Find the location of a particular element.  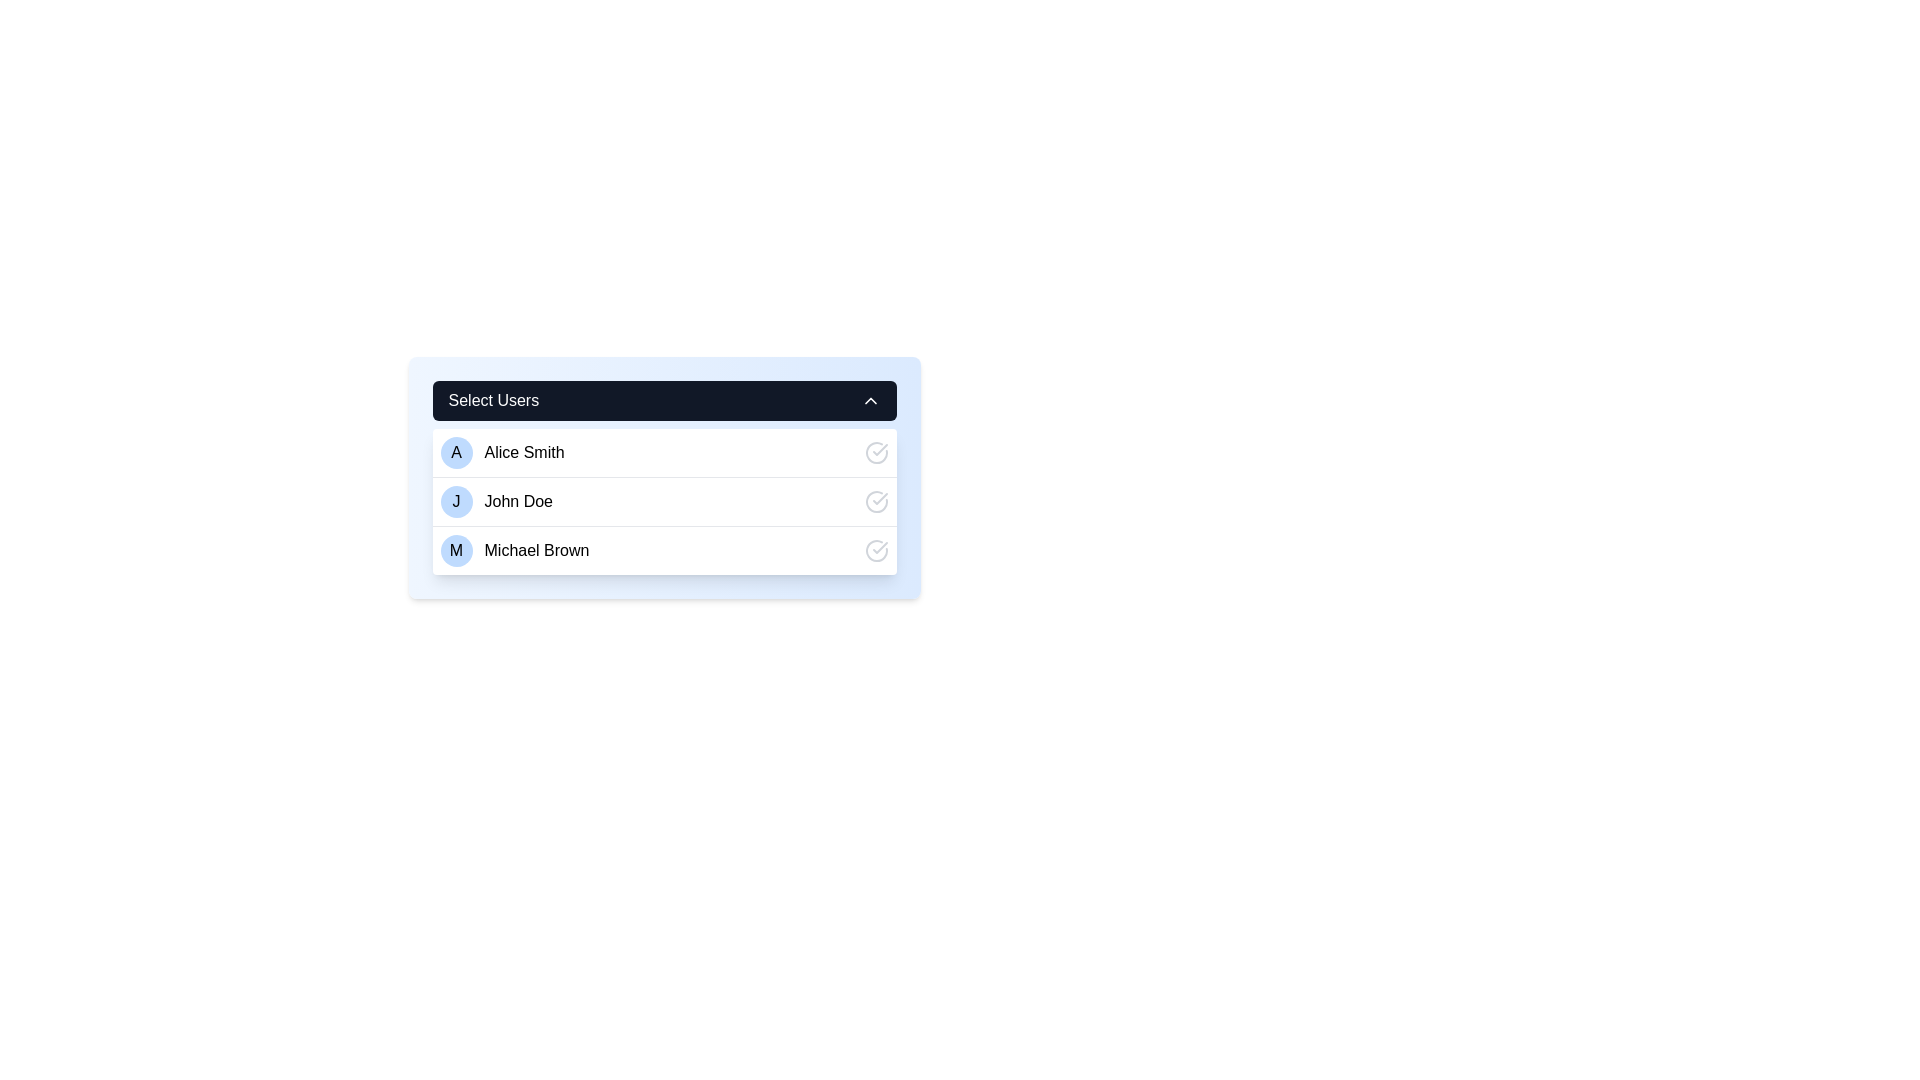

the user entry for 'Michael Brown' in the list of user entries under 'Select Users' is located at coordinates (514, 551).